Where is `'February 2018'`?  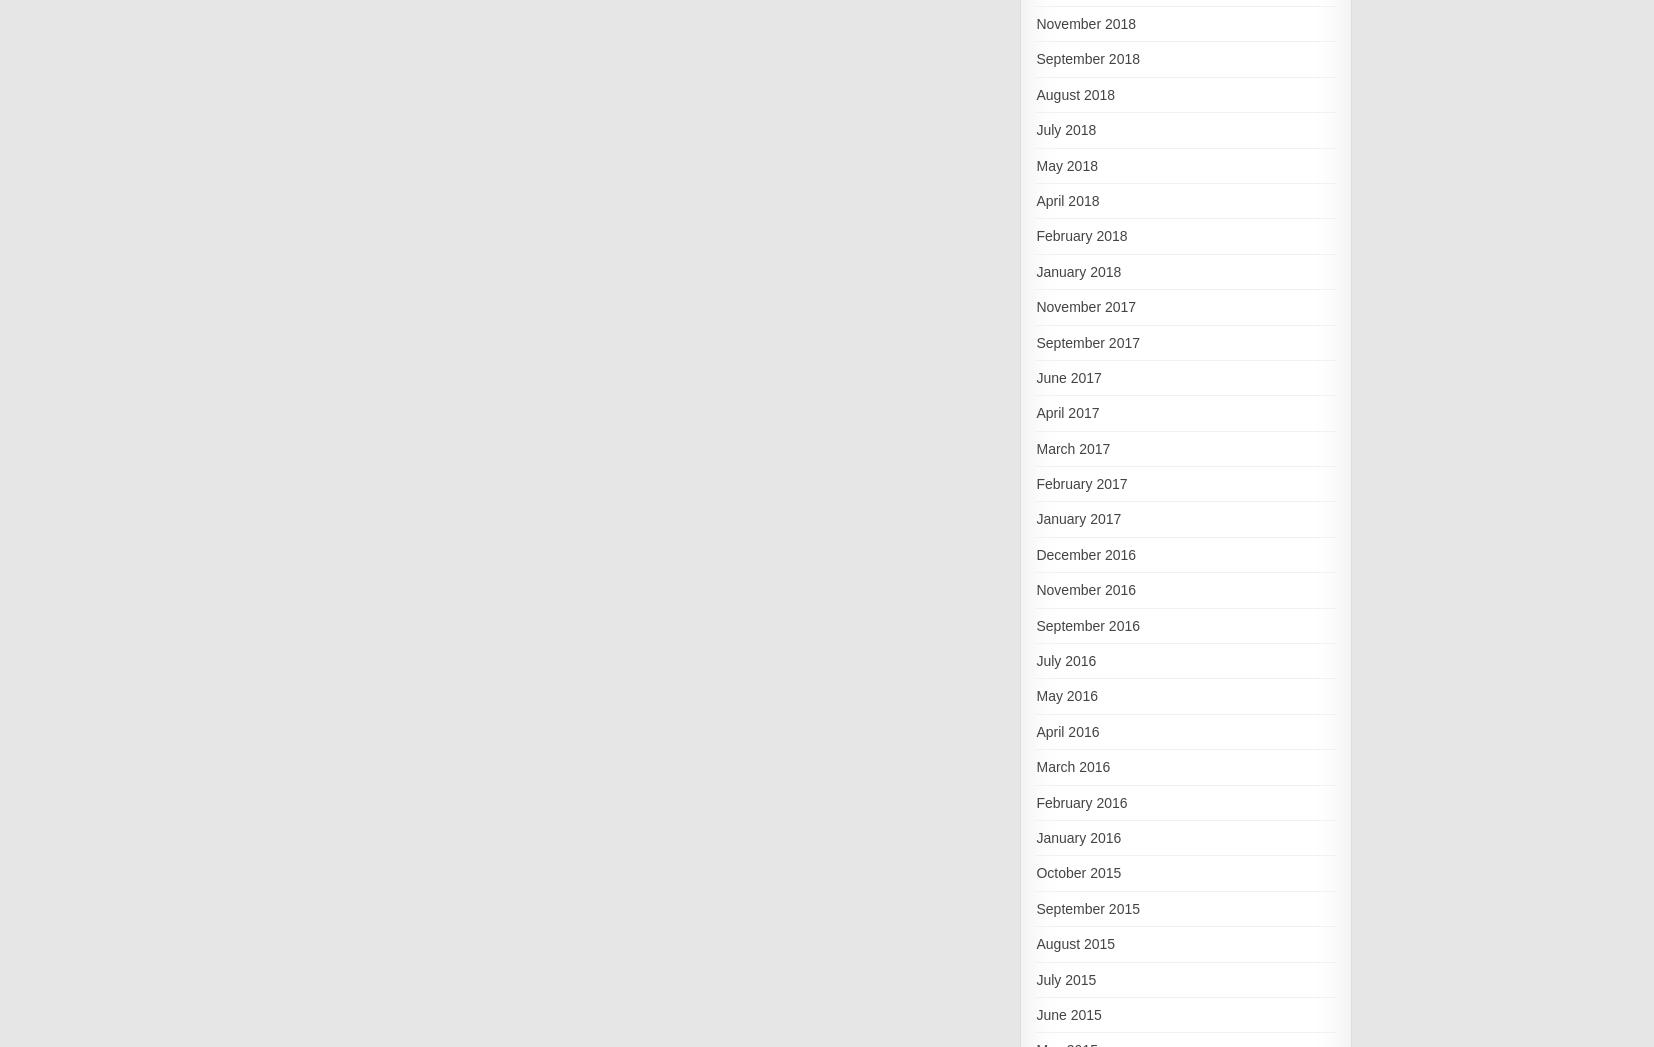 'February 2018' is located at coordinates (1080, 234).